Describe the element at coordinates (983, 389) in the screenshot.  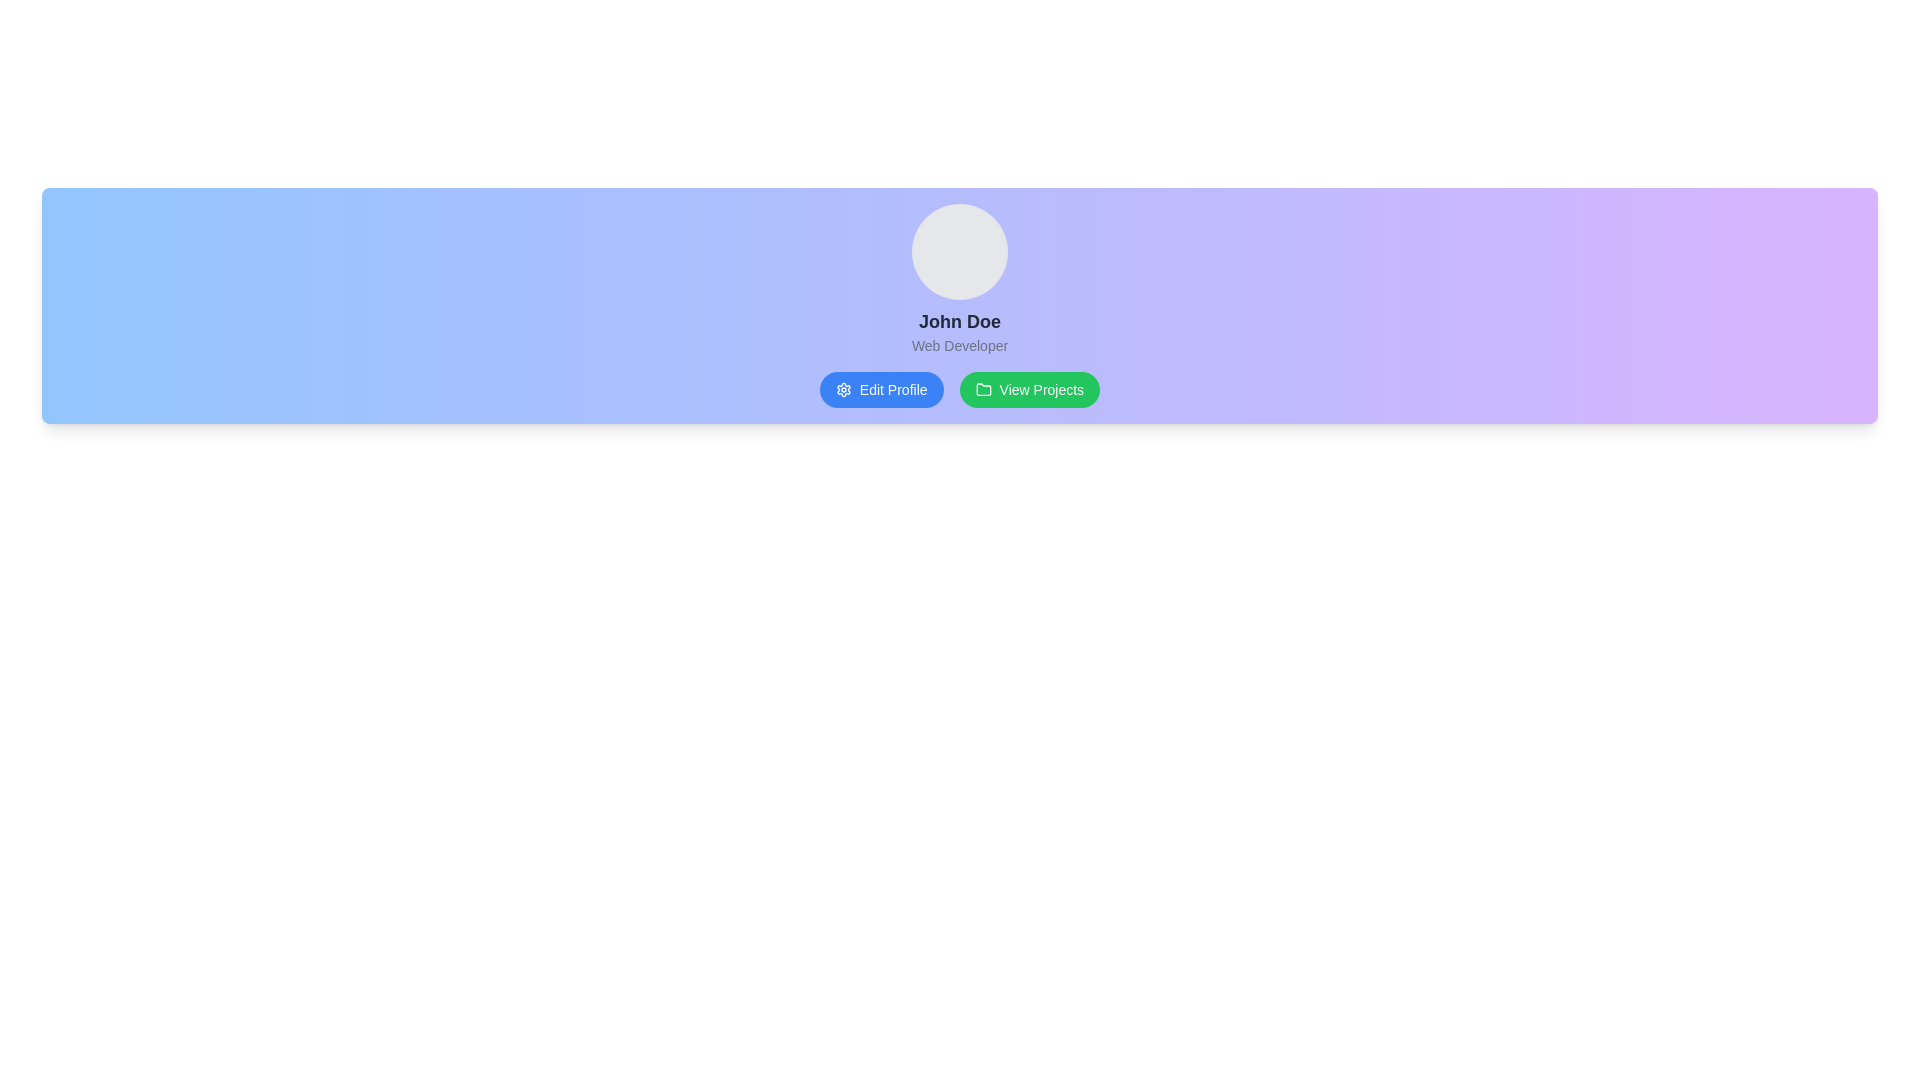
I see `the folder icon within the 'View Projects' button, which visually represents project browsing` at that location.